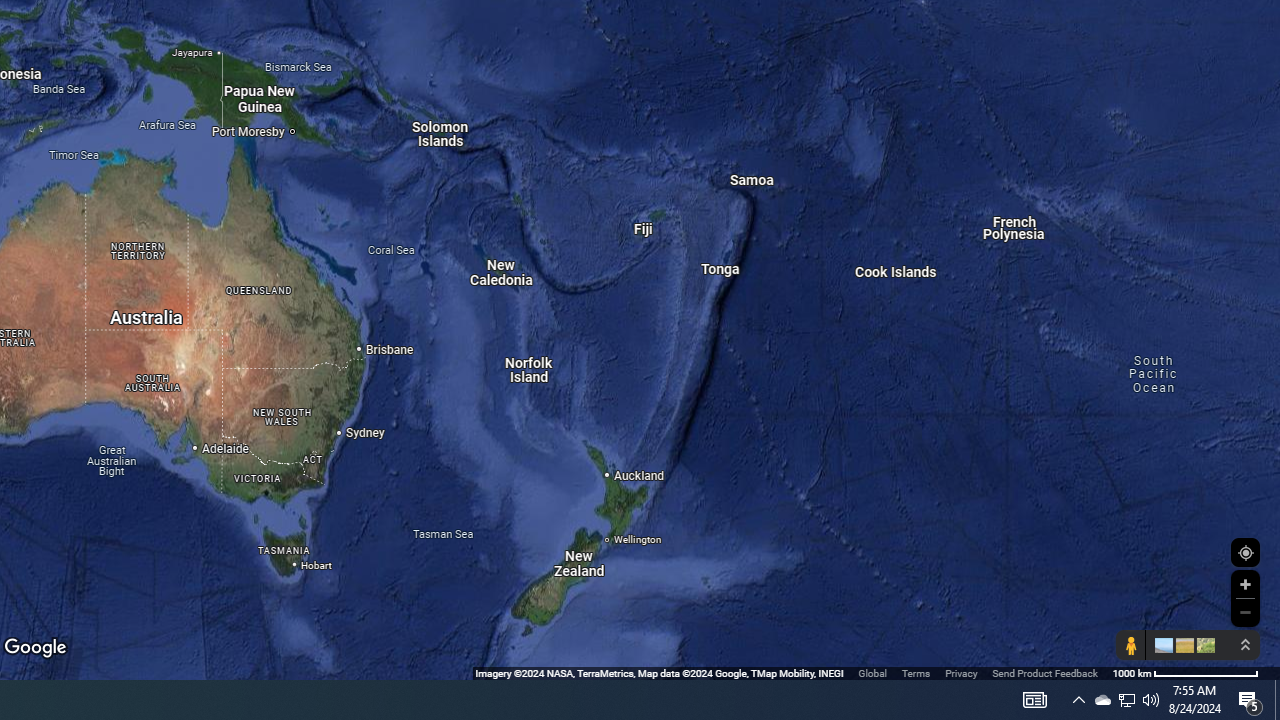 The height and width of the screenshot is (720, 1280). I want to click on 'Zoom out', so click(1244, 611).